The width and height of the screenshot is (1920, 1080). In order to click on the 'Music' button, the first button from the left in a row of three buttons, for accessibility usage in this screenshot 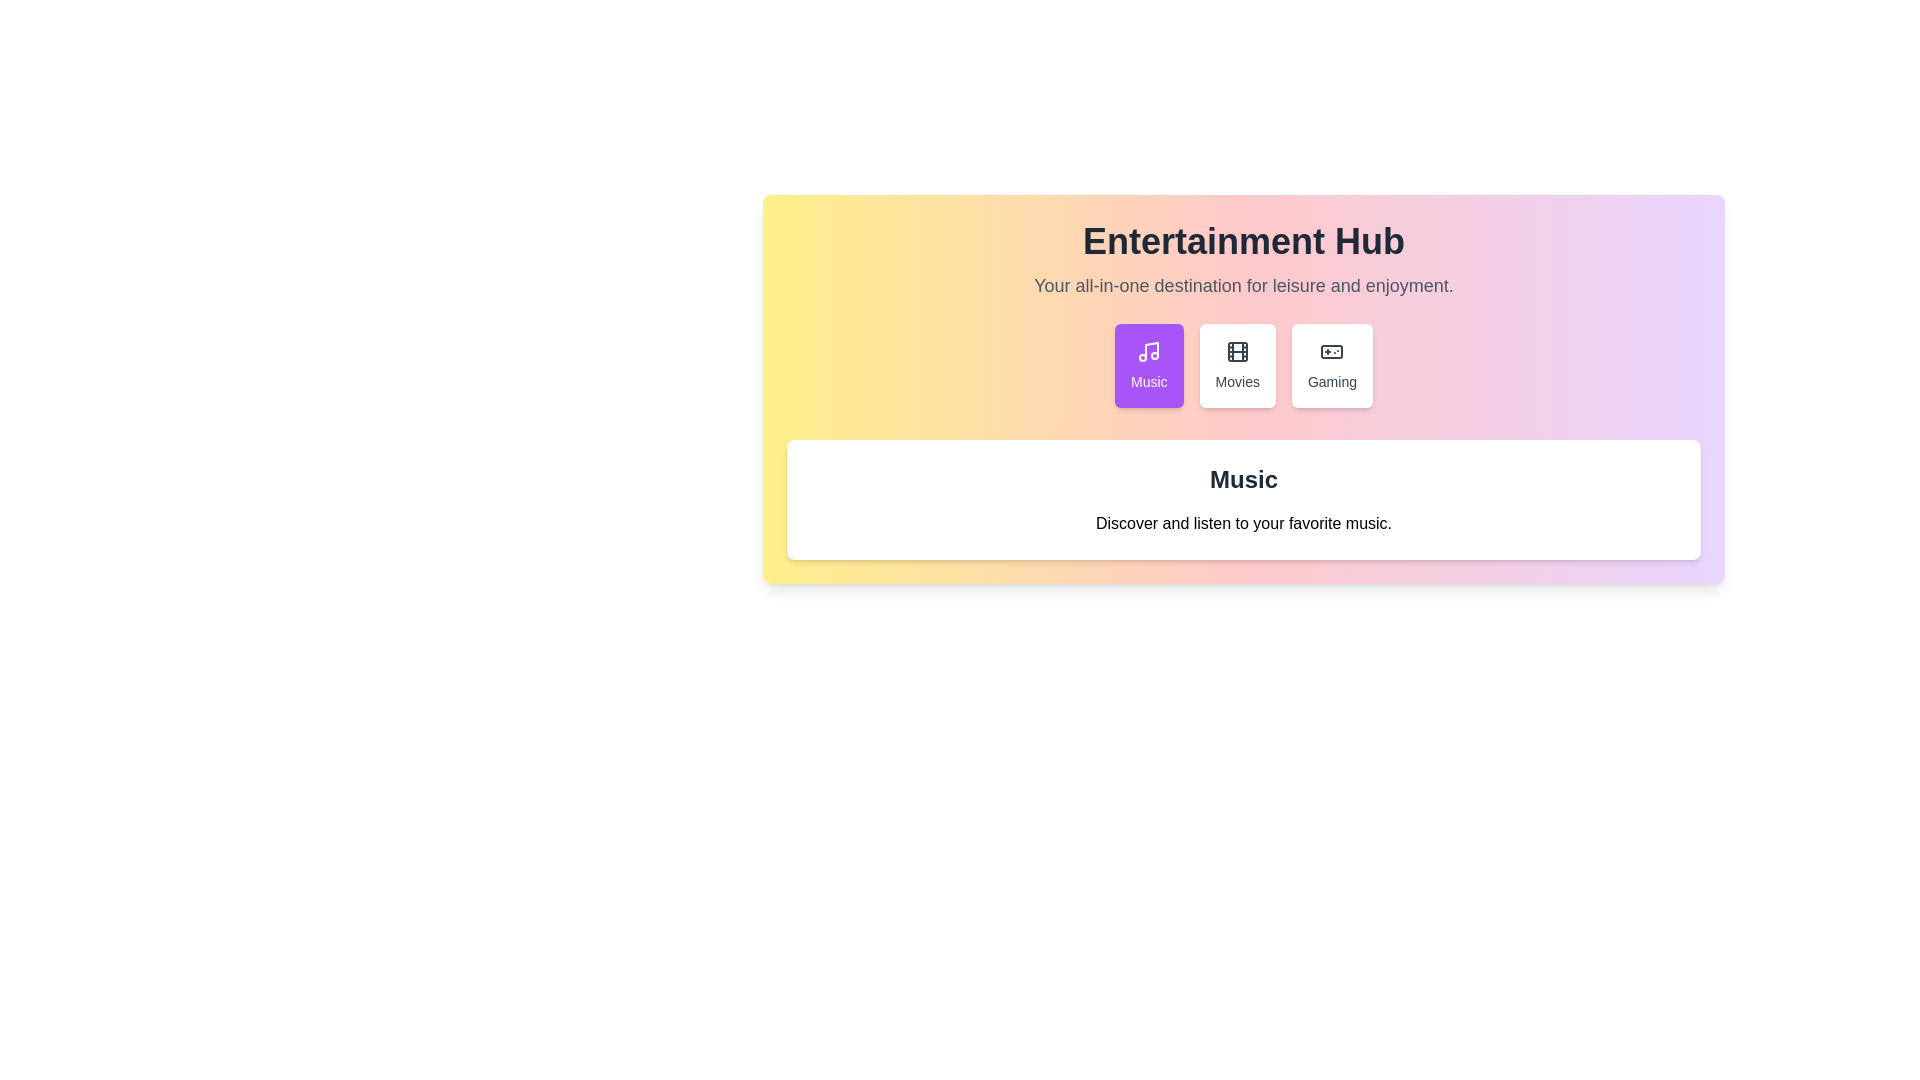, I will do `click(1149, 366)`.